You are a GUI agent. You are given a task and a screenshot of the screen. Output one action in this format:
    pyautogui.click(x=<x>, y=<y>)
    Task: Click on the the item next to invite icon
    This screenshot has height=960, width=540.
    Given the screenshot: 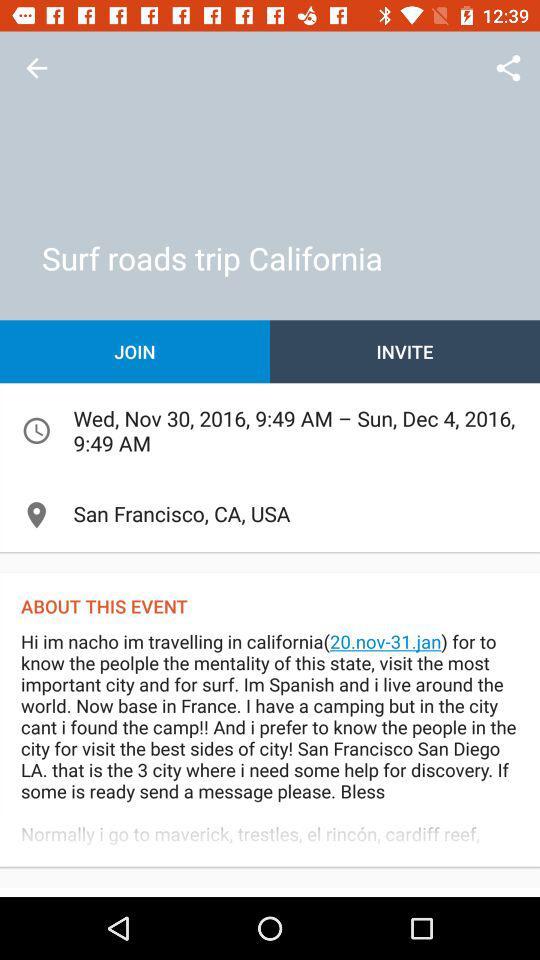 What is the action you would take?
    pyautogui.click(x=135, y=351)
    